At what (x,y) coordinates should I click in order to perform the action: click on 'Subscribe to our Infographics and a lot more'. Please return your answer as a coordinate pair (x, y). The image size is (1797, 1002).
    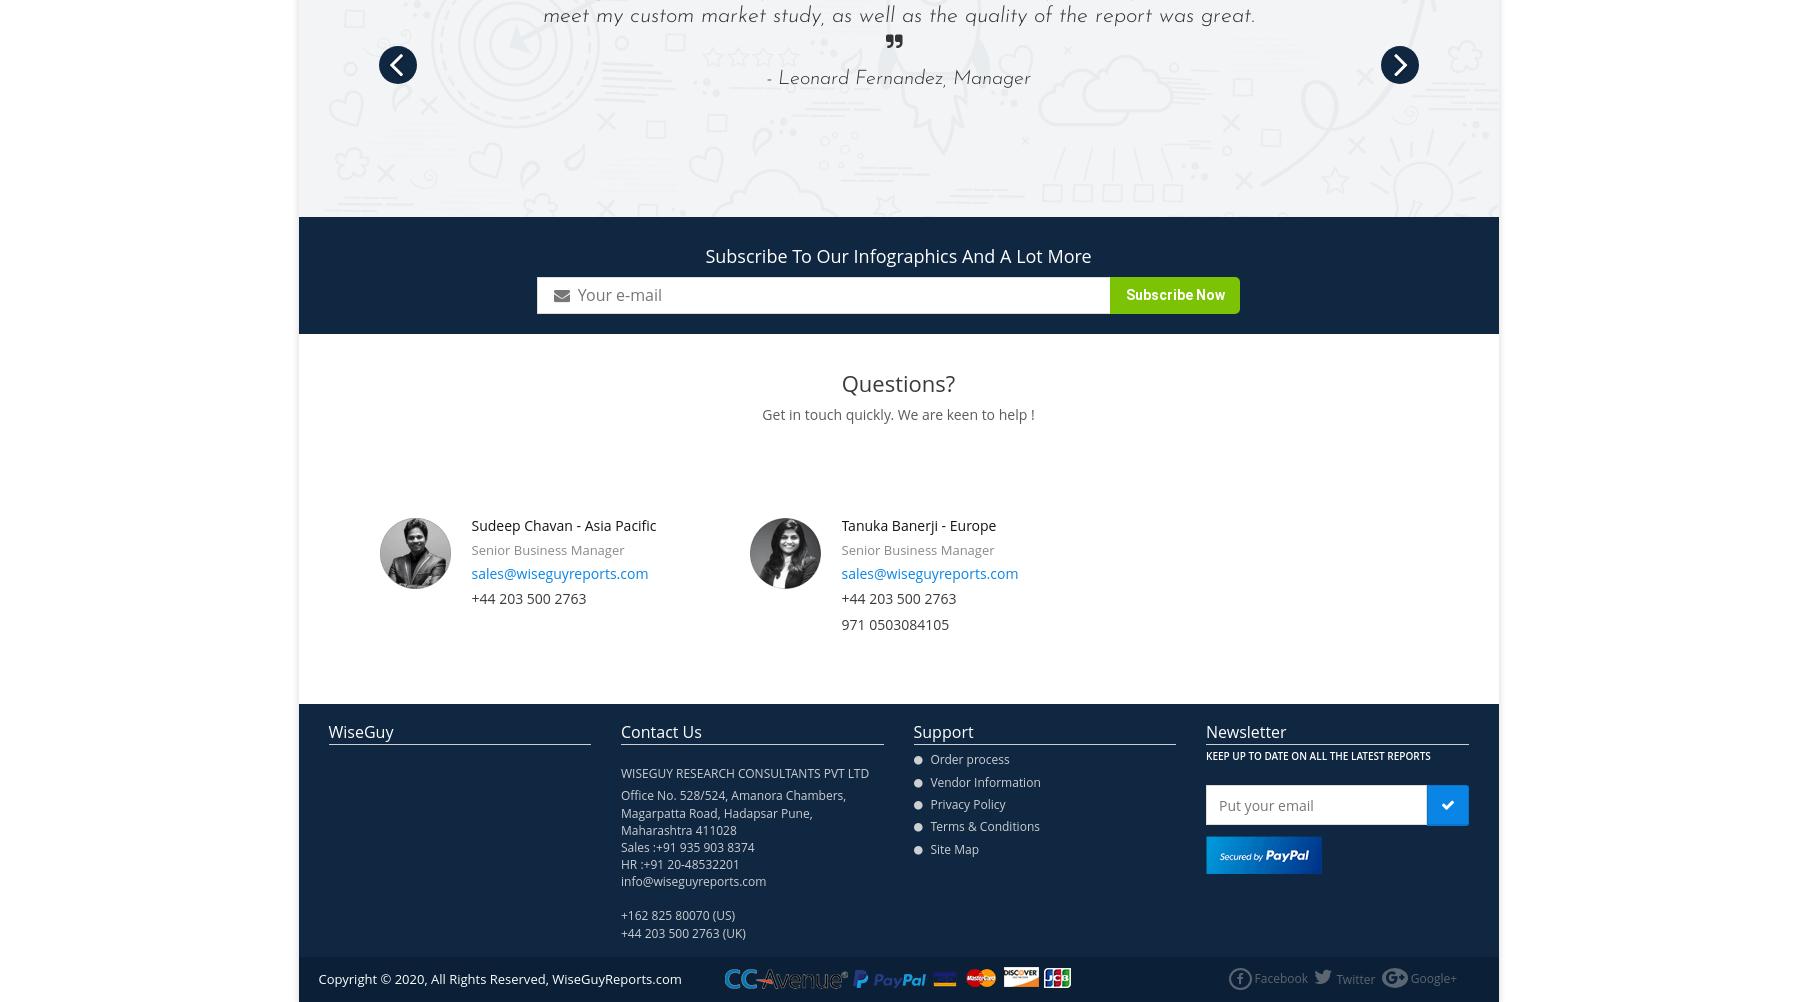
    Looking at the image, I should click on (896, 254).